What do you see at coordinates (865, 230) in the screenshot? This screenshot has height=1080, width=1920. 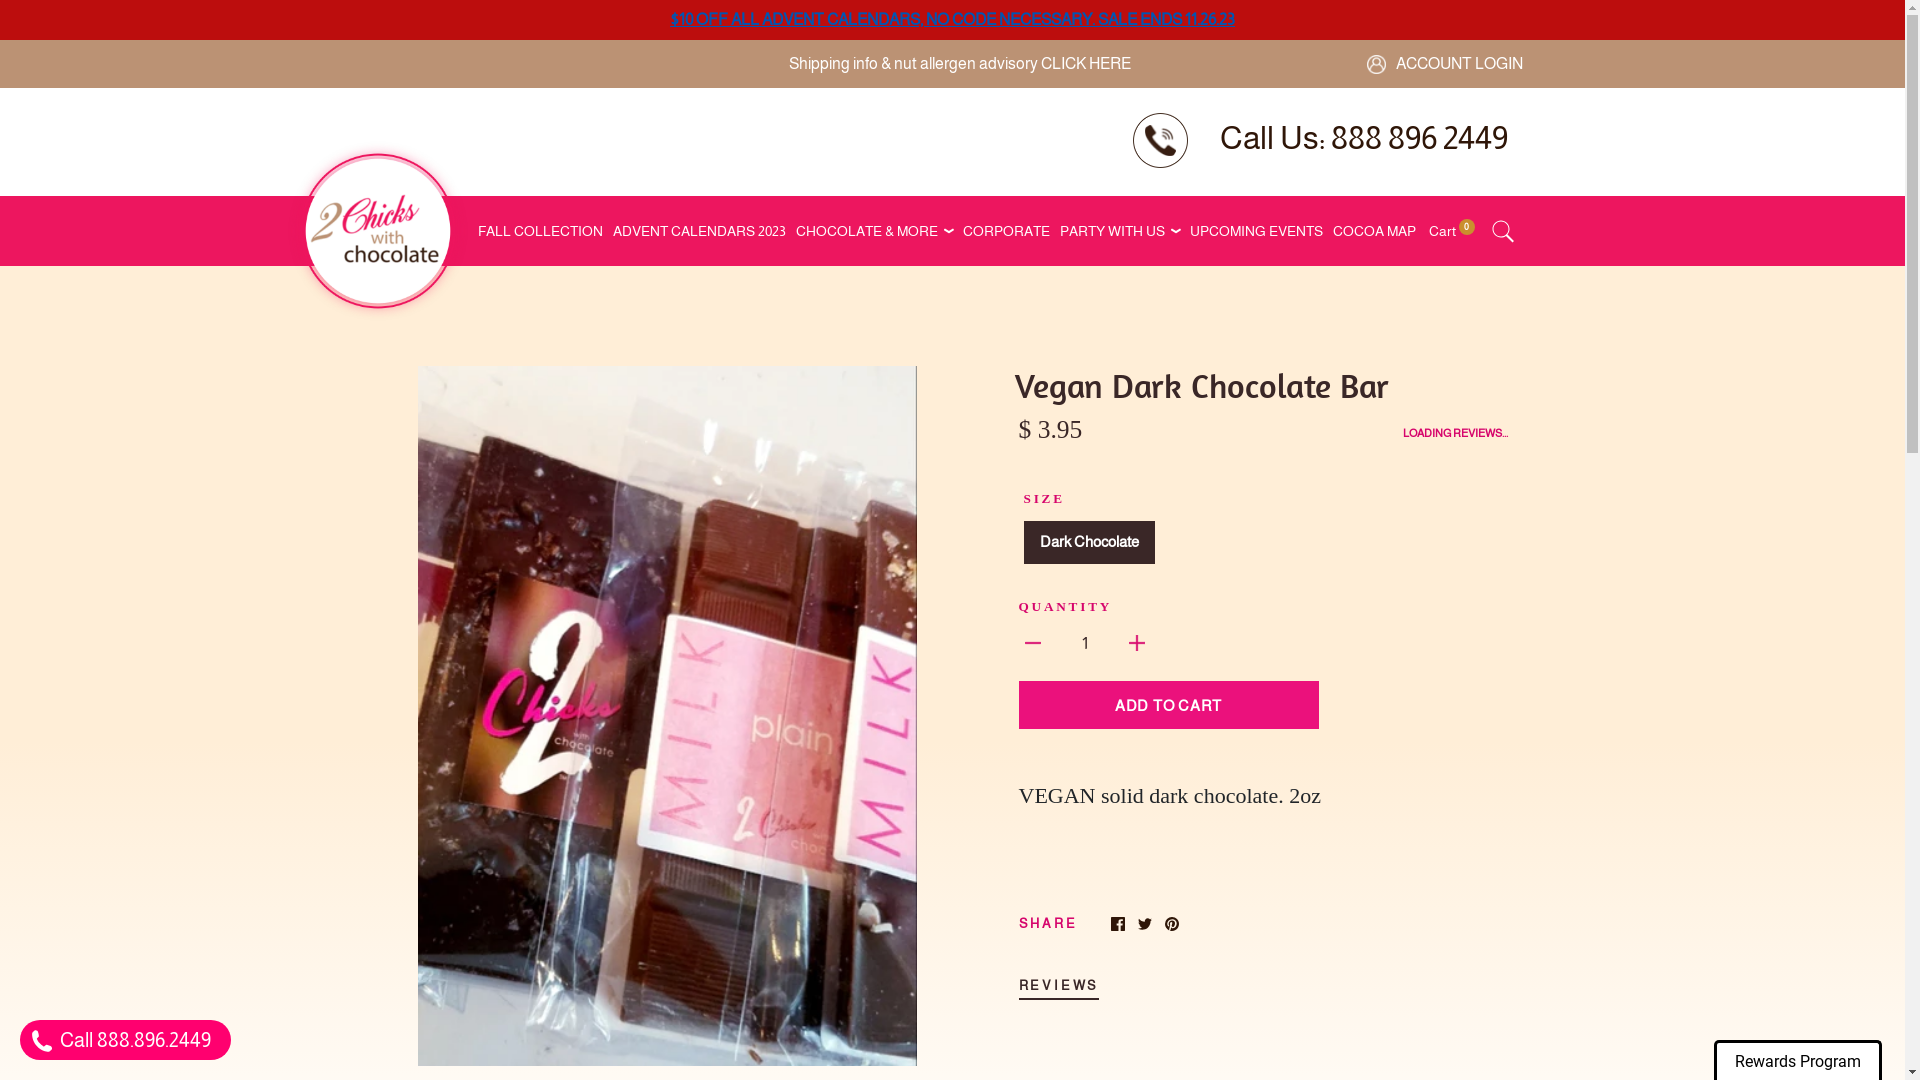 I see `'CHOCOLATE & MORE'` at bounding box center [865, 230].